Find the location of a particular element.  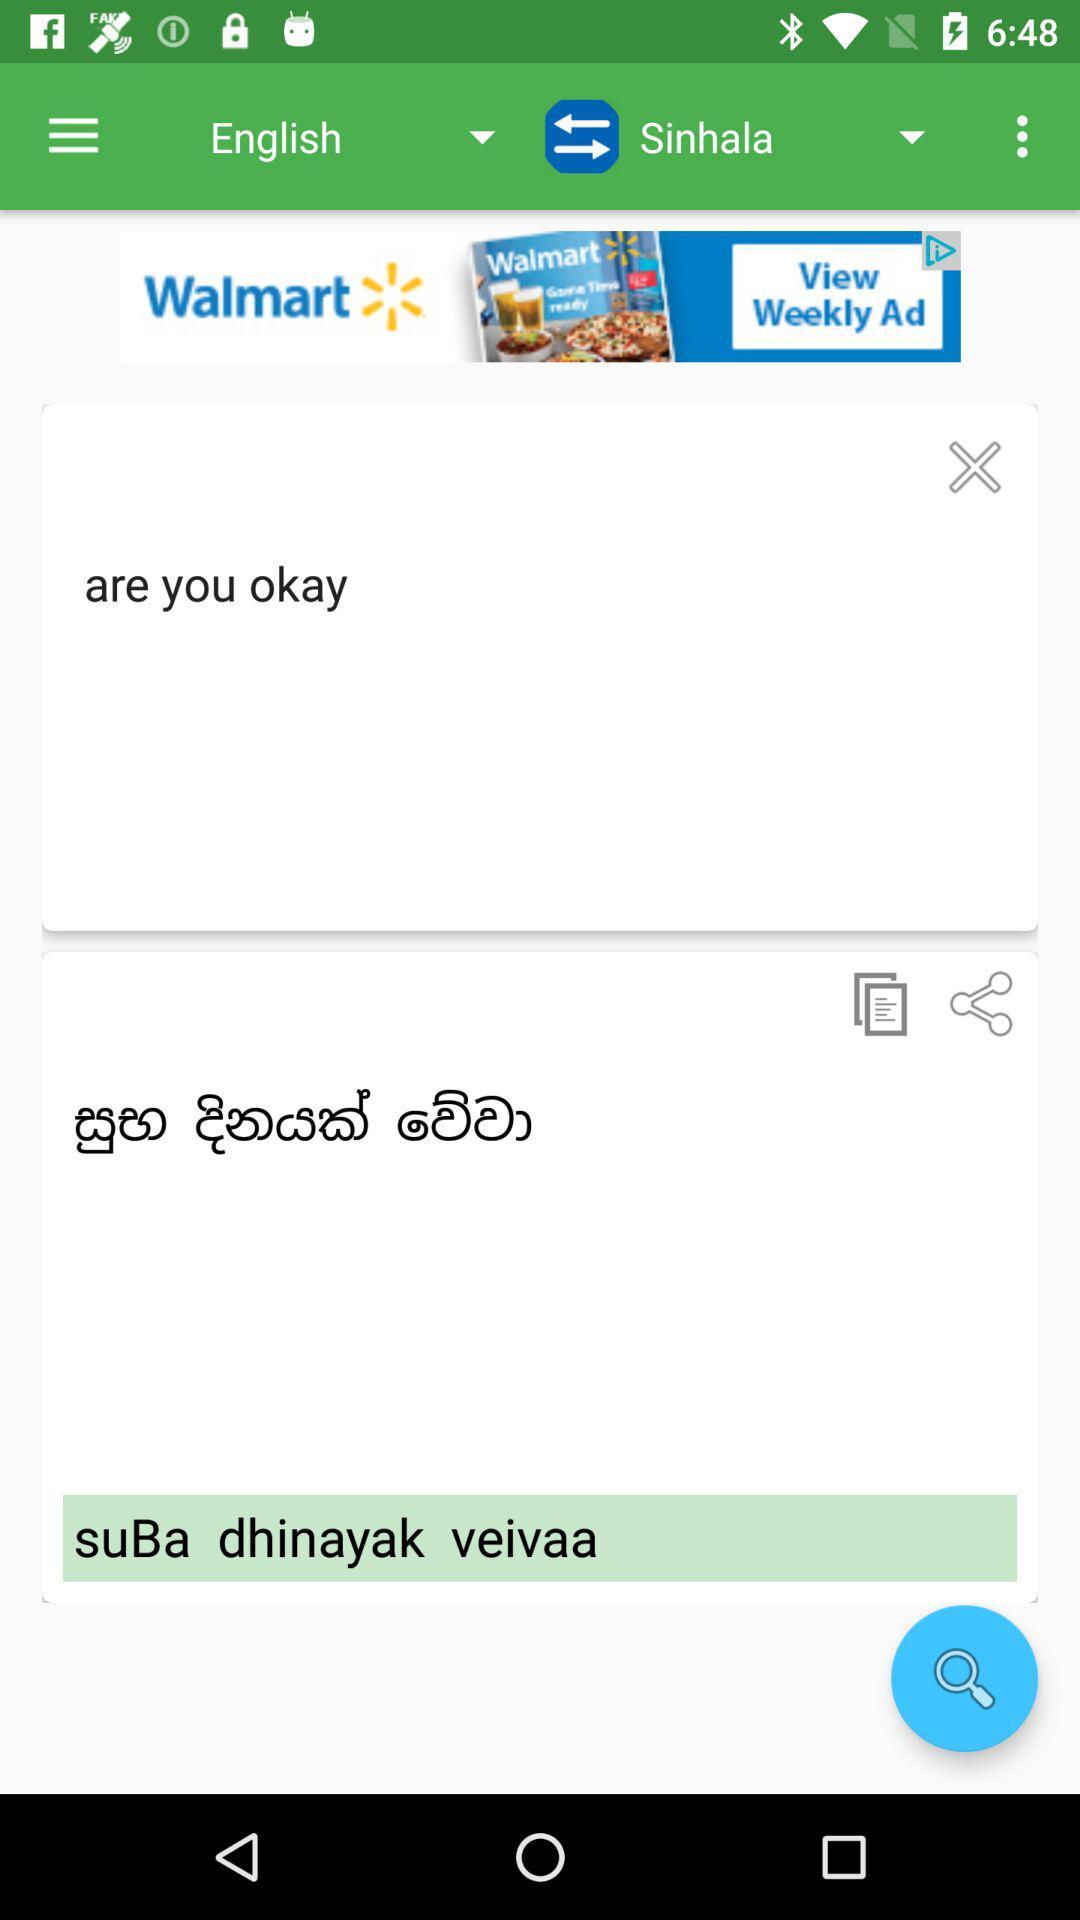

refresh option is located at coordinates (582, 135).